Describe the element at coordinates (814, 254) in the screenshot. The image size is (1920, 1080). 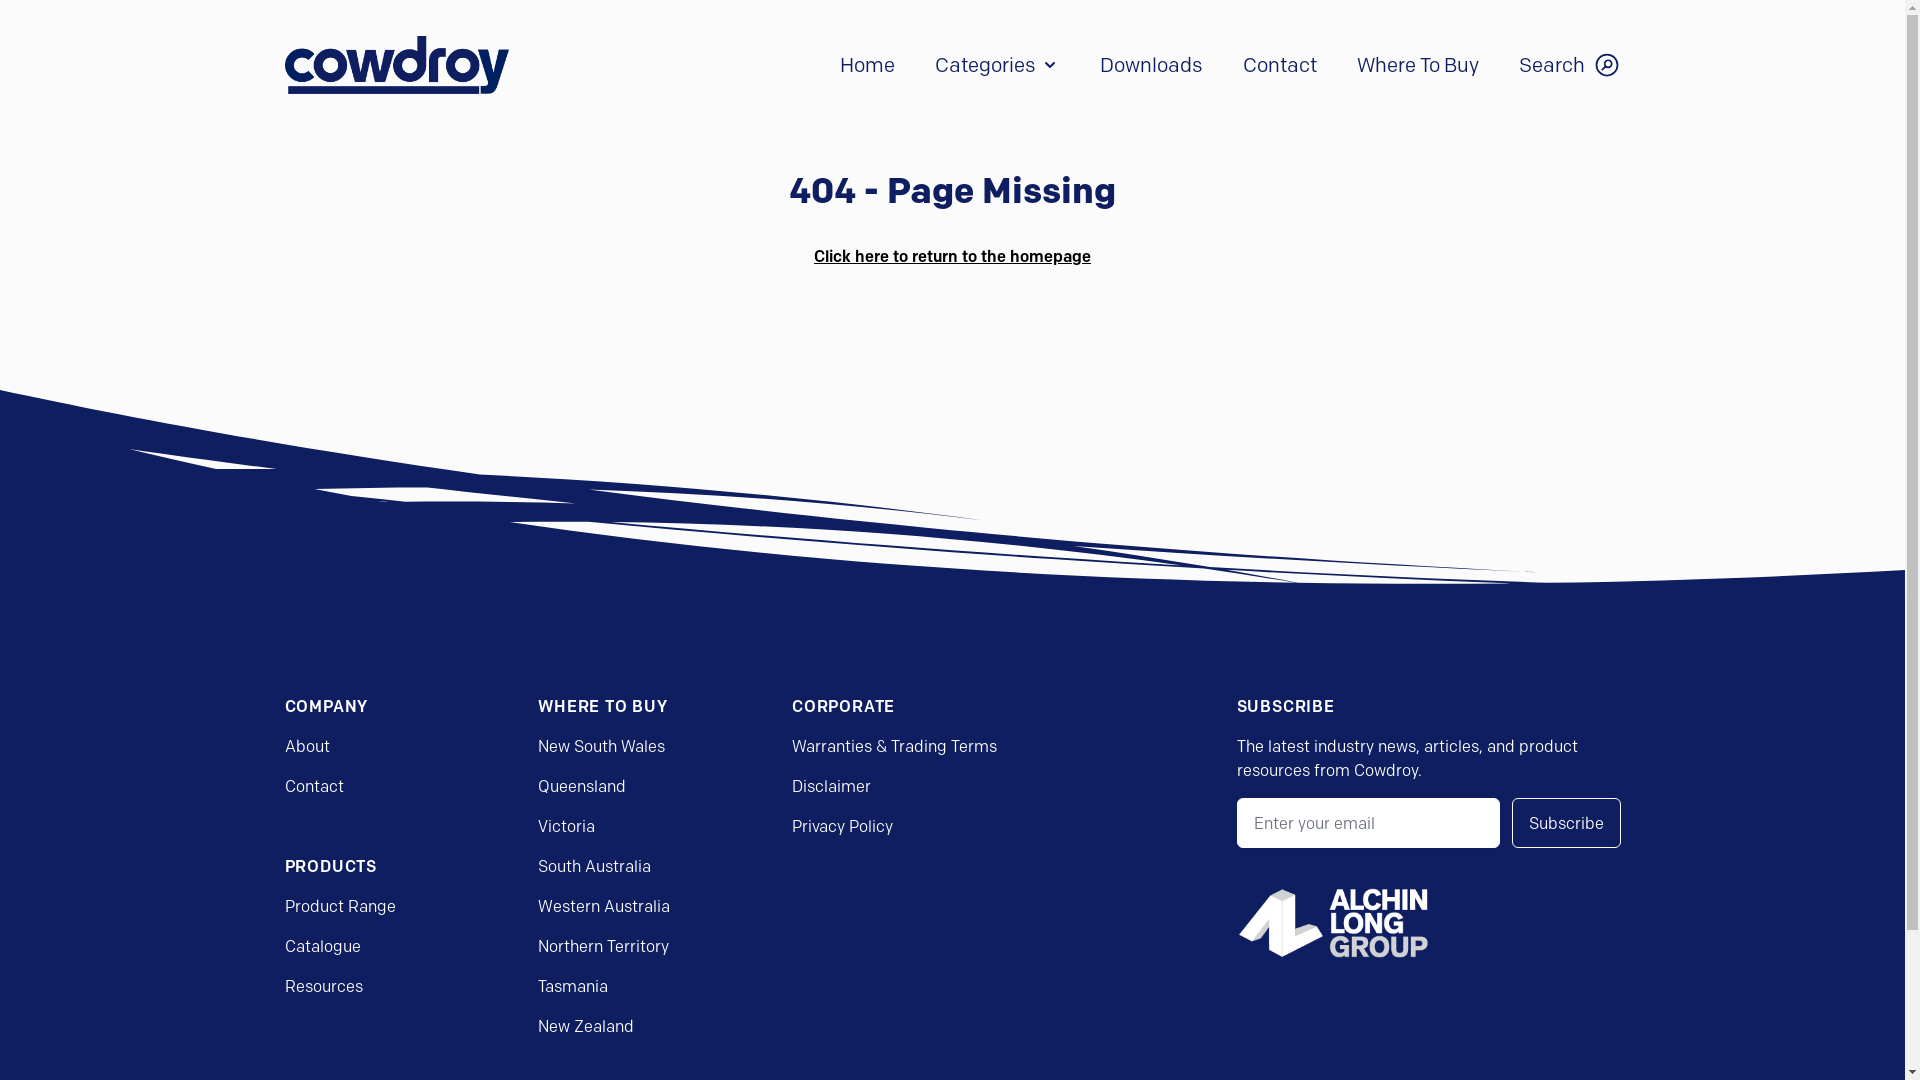
I see `'Click here to return to the homepage'` at that location.